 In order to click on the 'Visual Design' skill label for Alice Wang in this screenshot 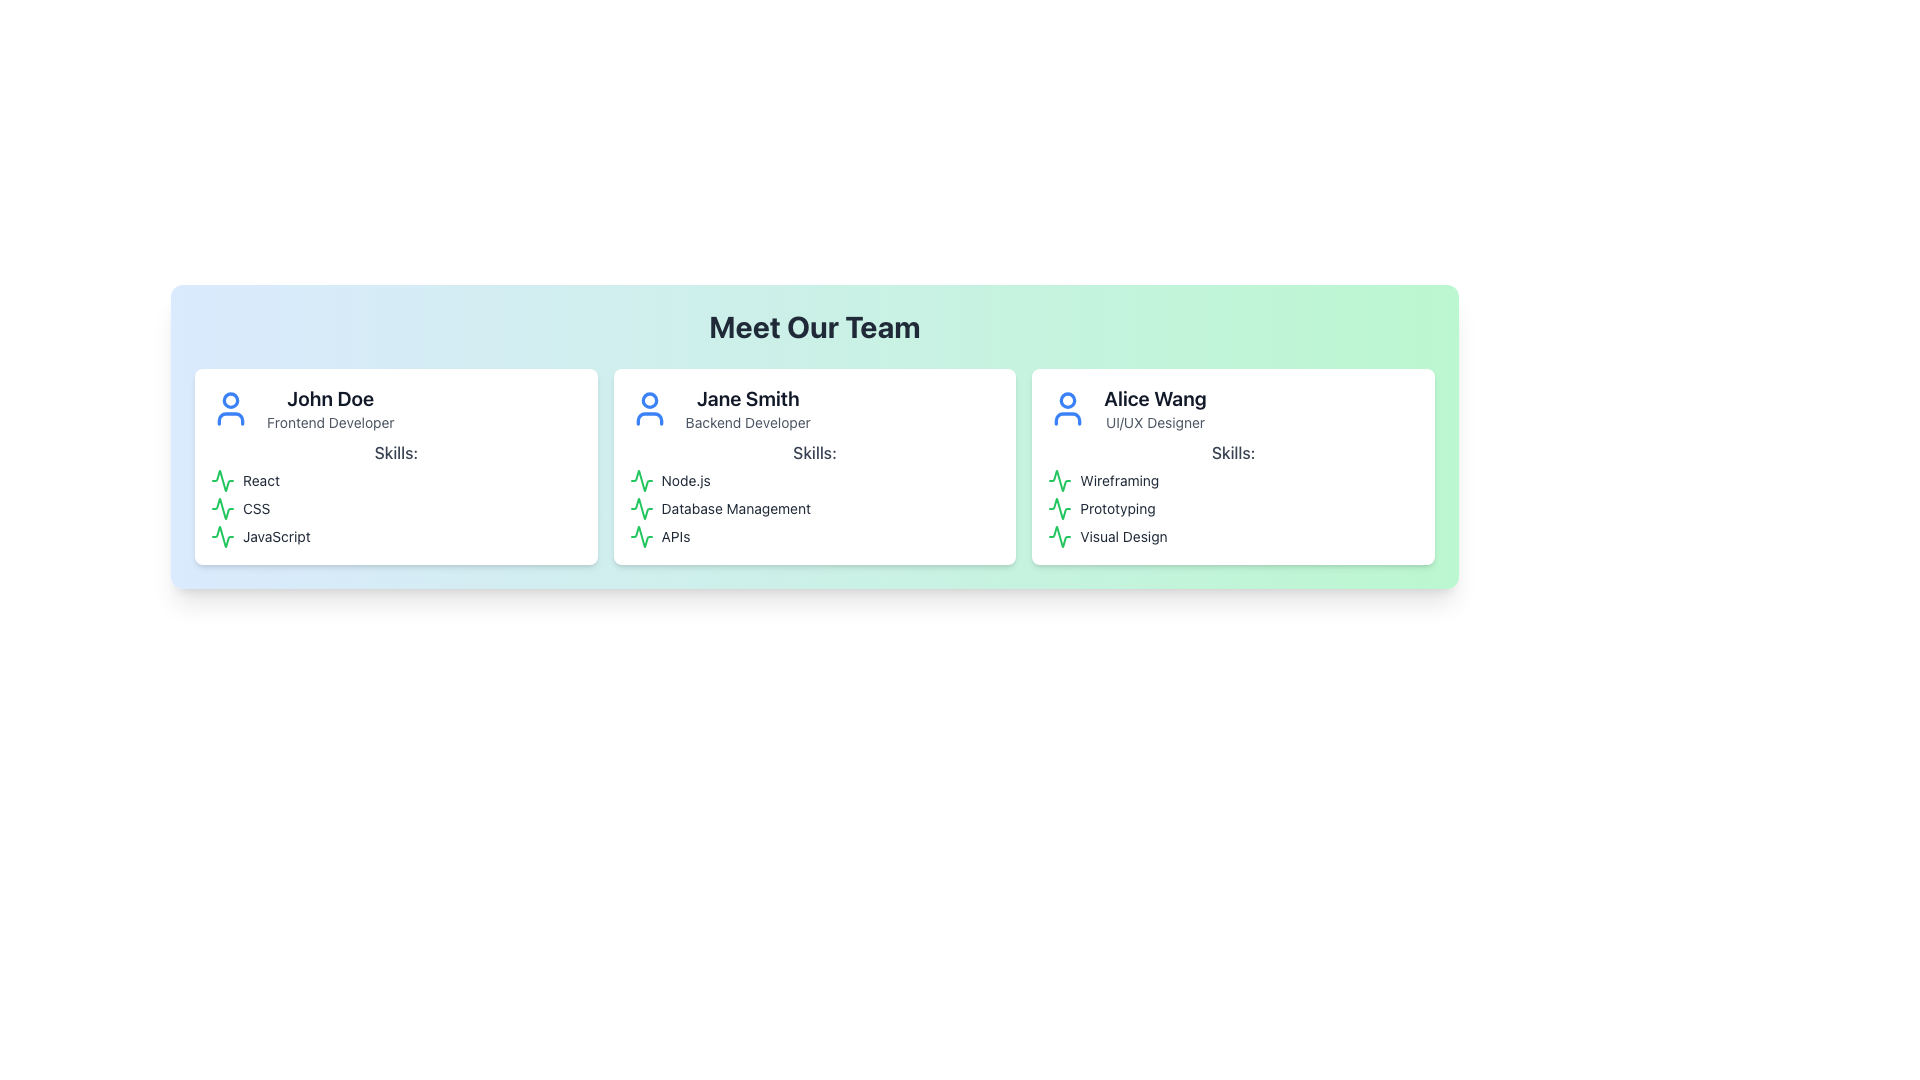, I will do `click(1232, 535)`.